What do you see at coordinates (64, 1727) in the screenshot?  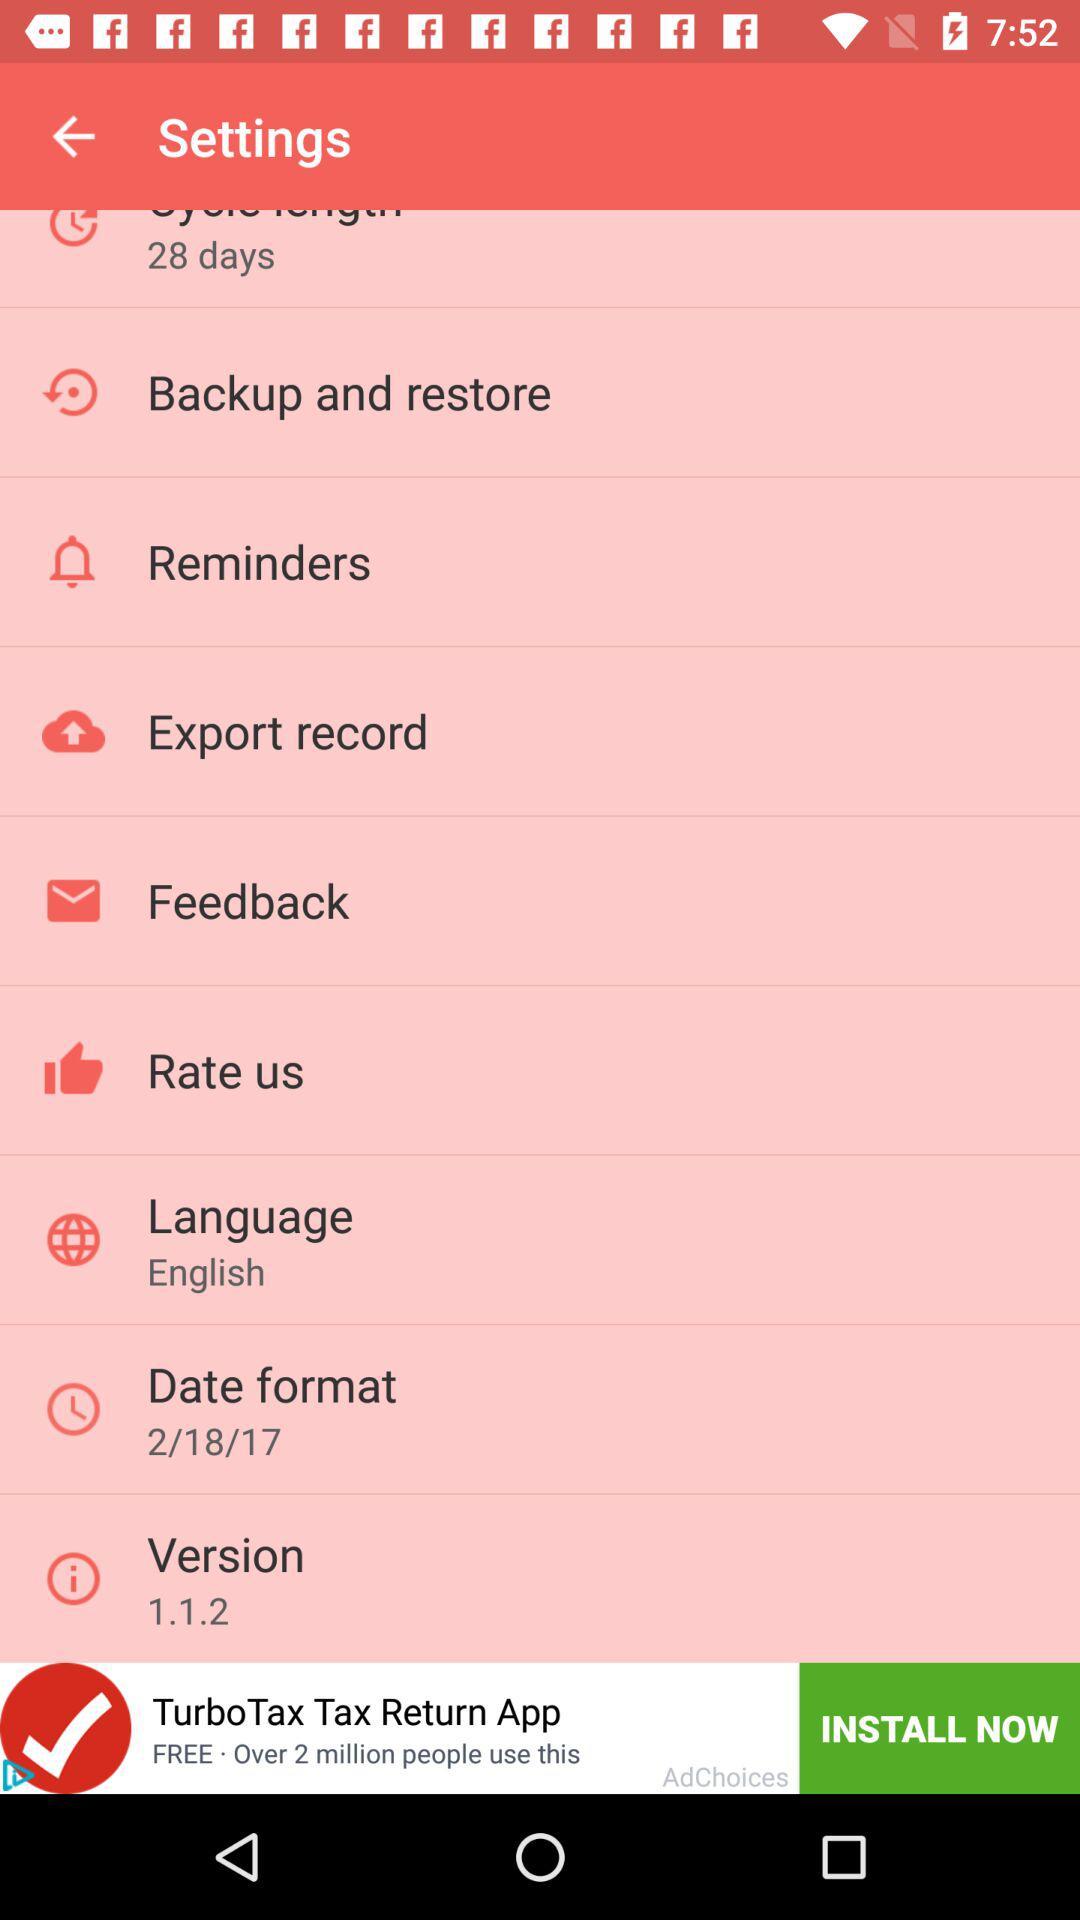 I see `this app` at bounding box center [64, 1727].